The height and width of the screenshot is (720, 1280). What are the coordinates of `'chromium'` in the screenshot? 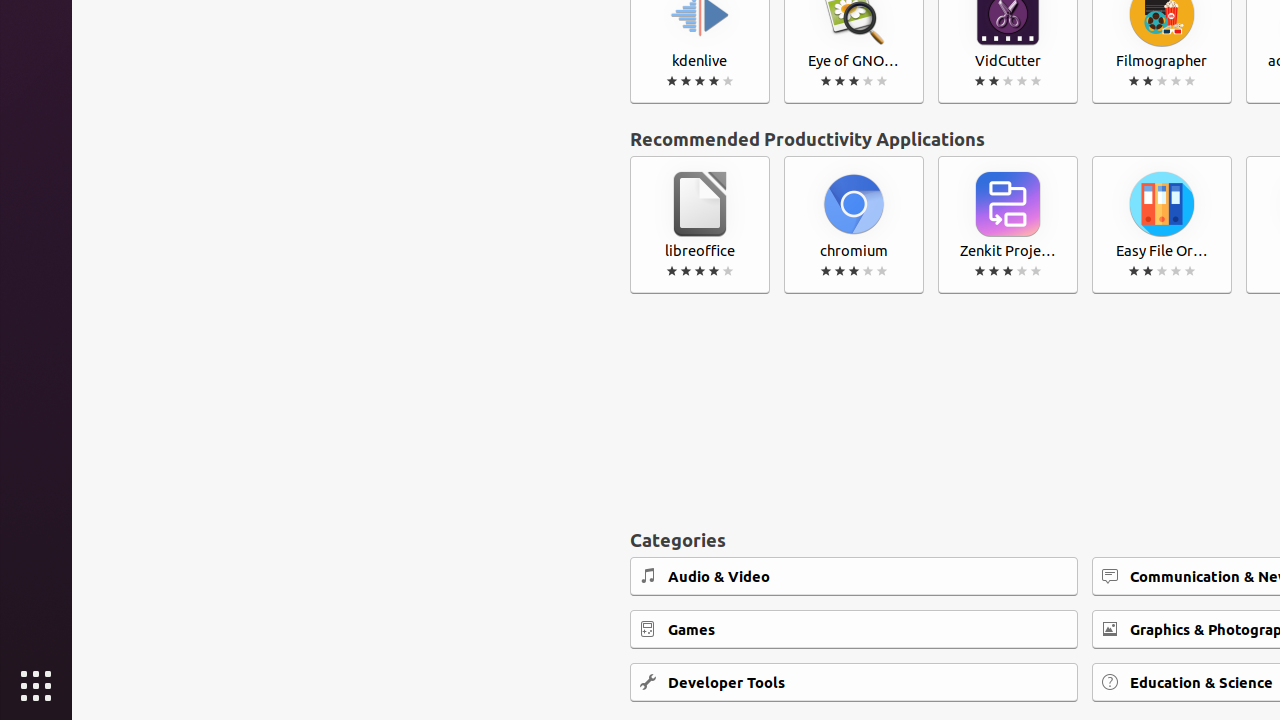 It's located at (854, 225).